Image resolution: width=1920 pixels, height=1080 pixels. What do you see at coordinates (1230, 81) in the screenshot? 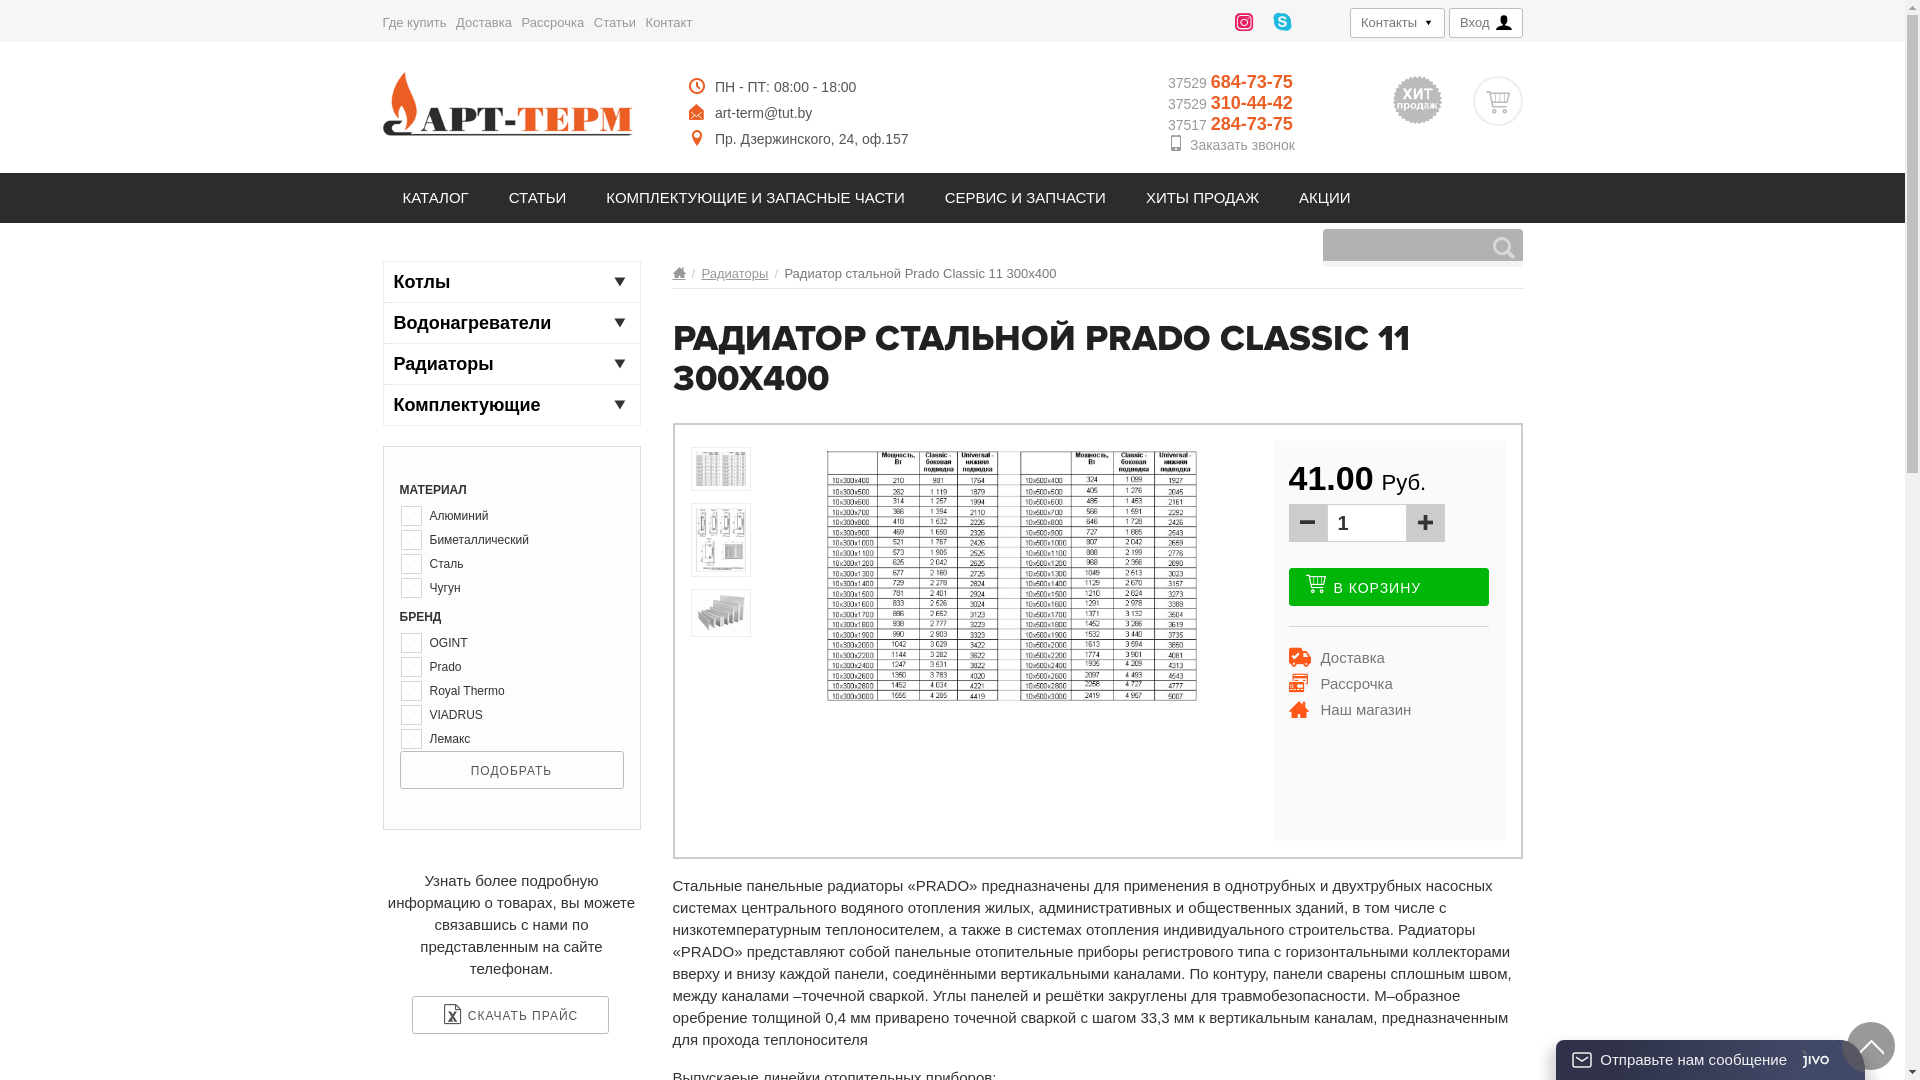
I see `'37529 684-73-75'` at bounding box center [1230, 81].